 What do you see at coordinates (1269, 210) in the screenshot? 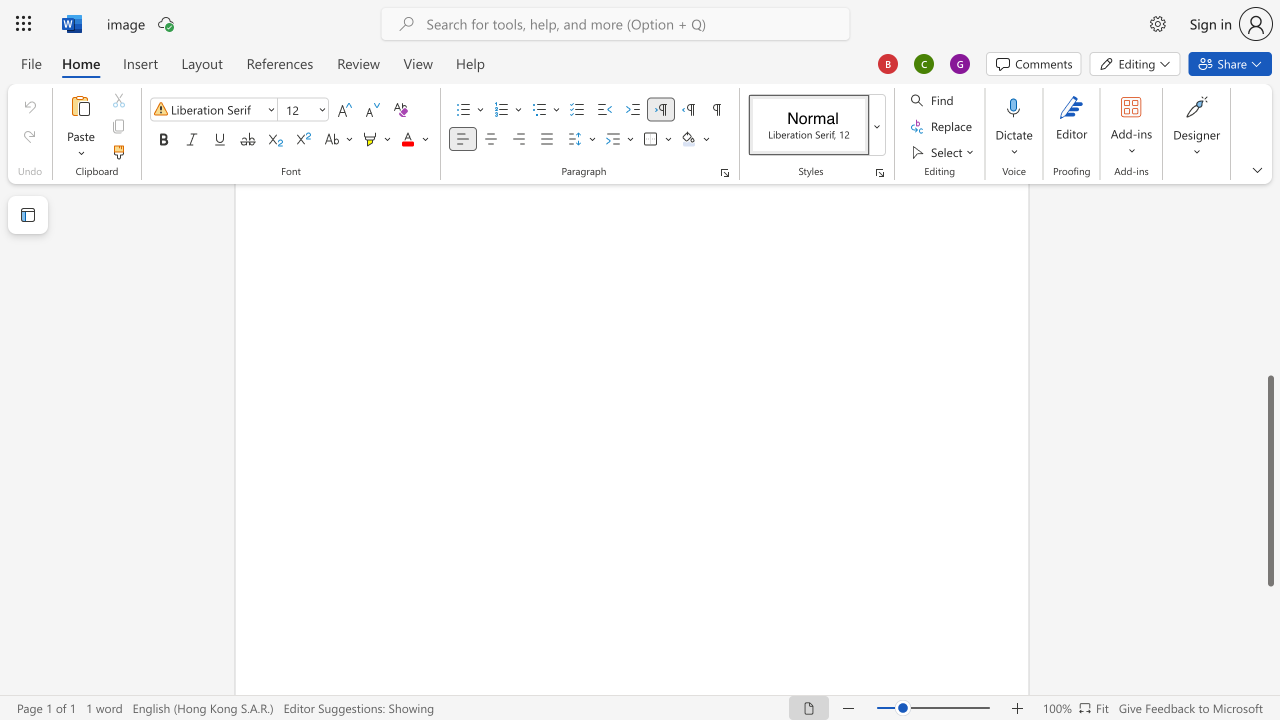
I see `the scrollbar to move the page up` at bounding box center [1269, 210].